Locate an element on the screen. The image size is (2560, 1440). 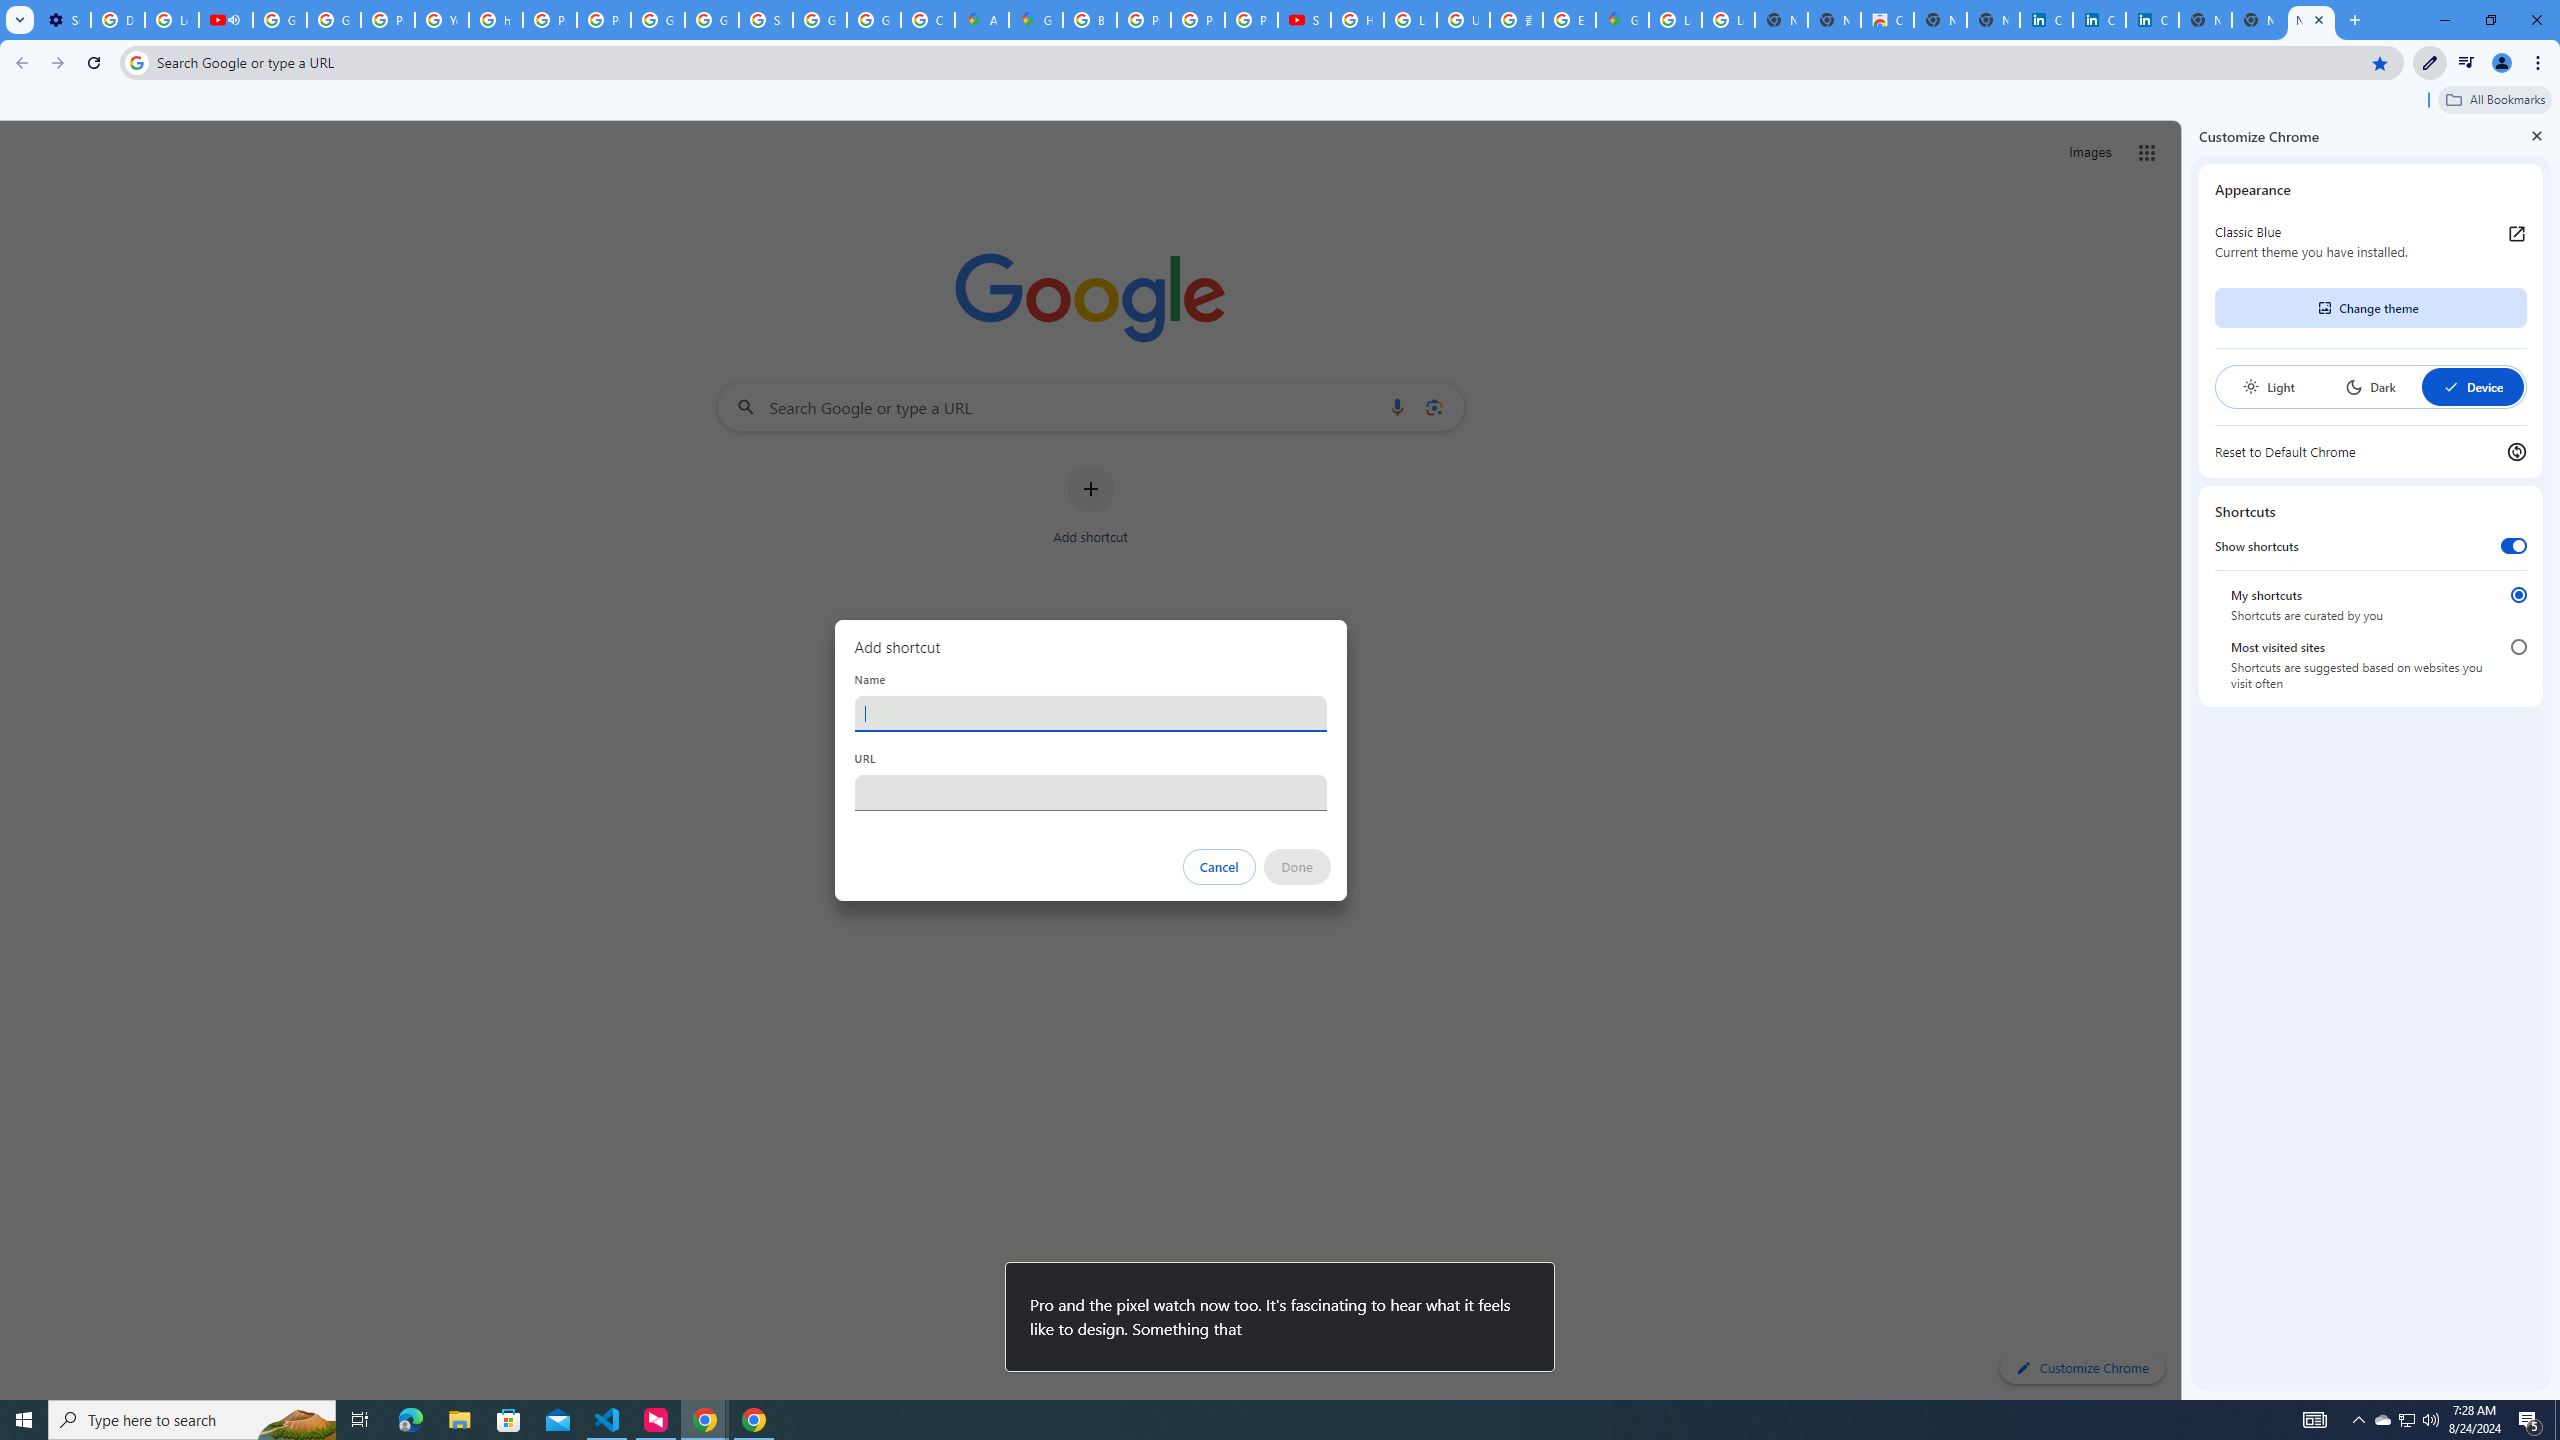
'Create your Google Account' is located at coordinates (928, 19).